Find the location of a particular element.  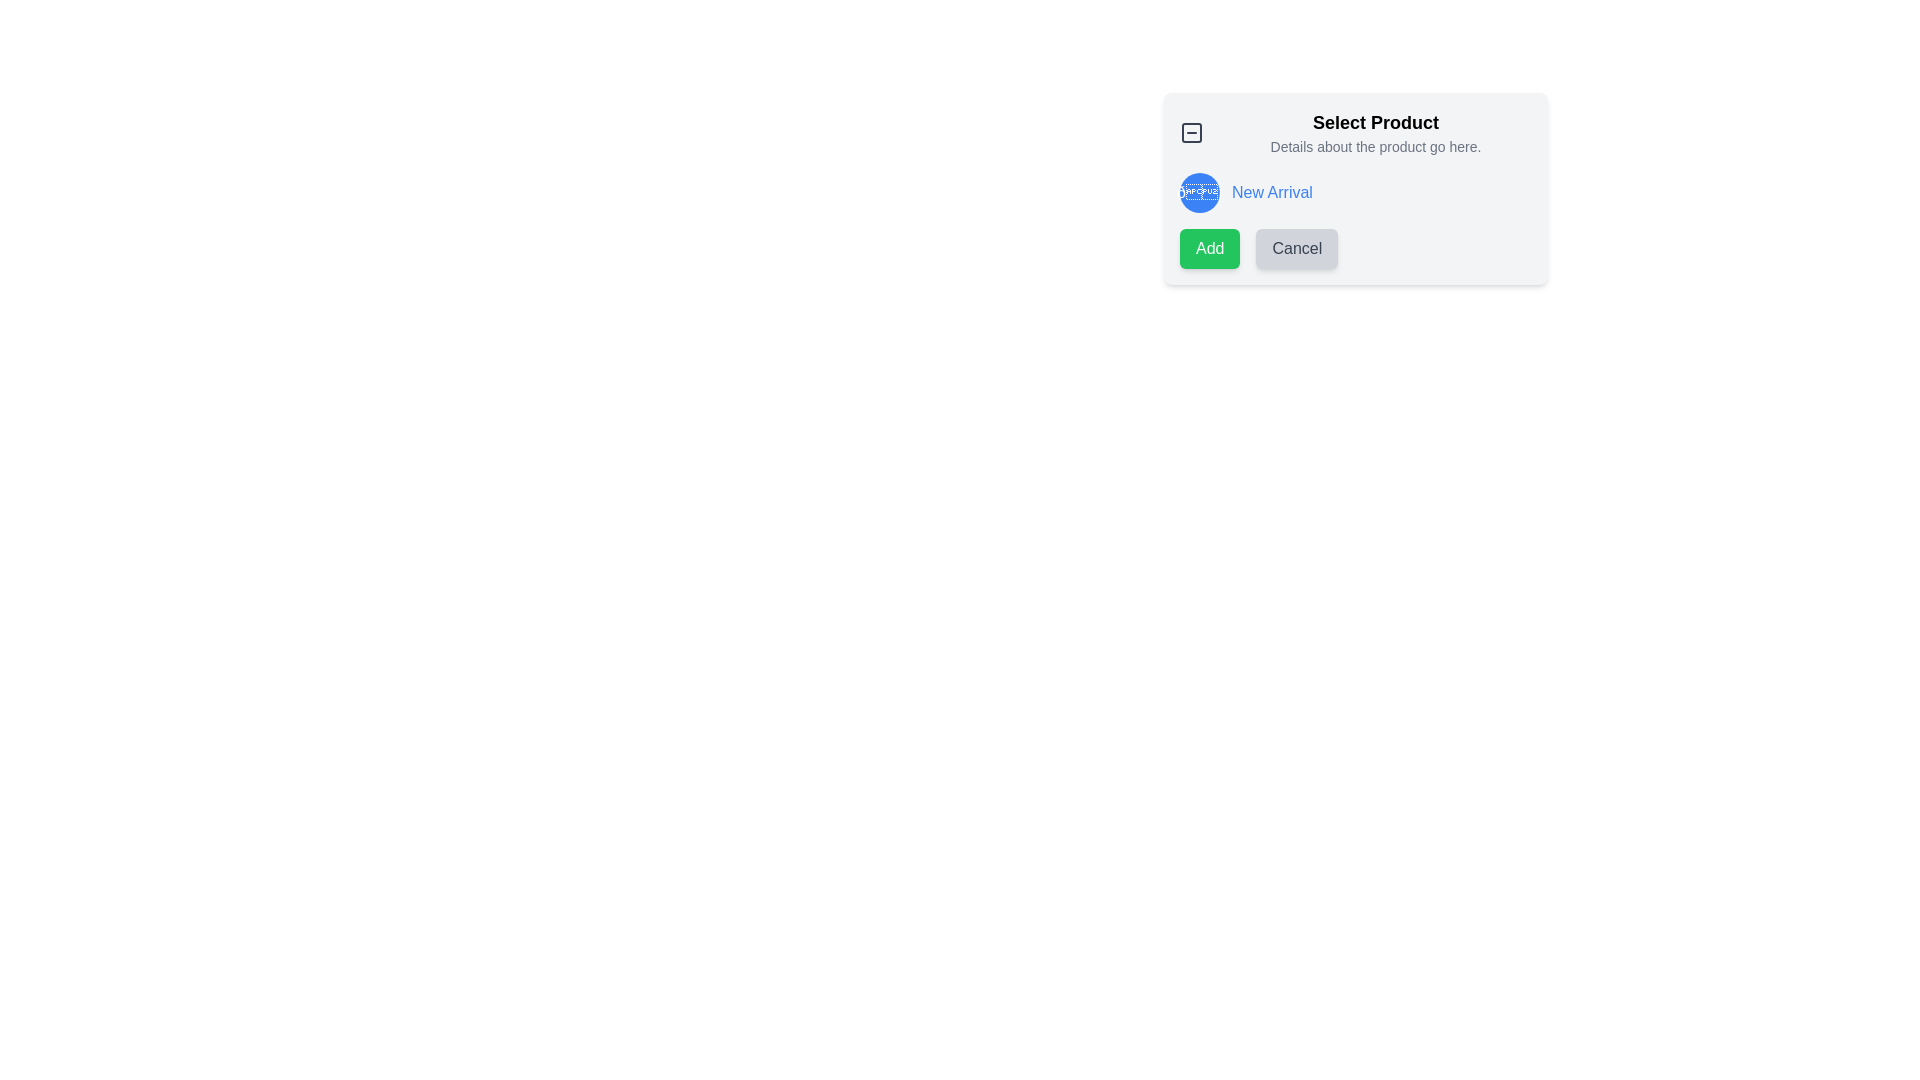

the square icon button with a minus symbol located to the left of the 'Select Product' title text in the popup dialog is located at coordinates (1191, 132).